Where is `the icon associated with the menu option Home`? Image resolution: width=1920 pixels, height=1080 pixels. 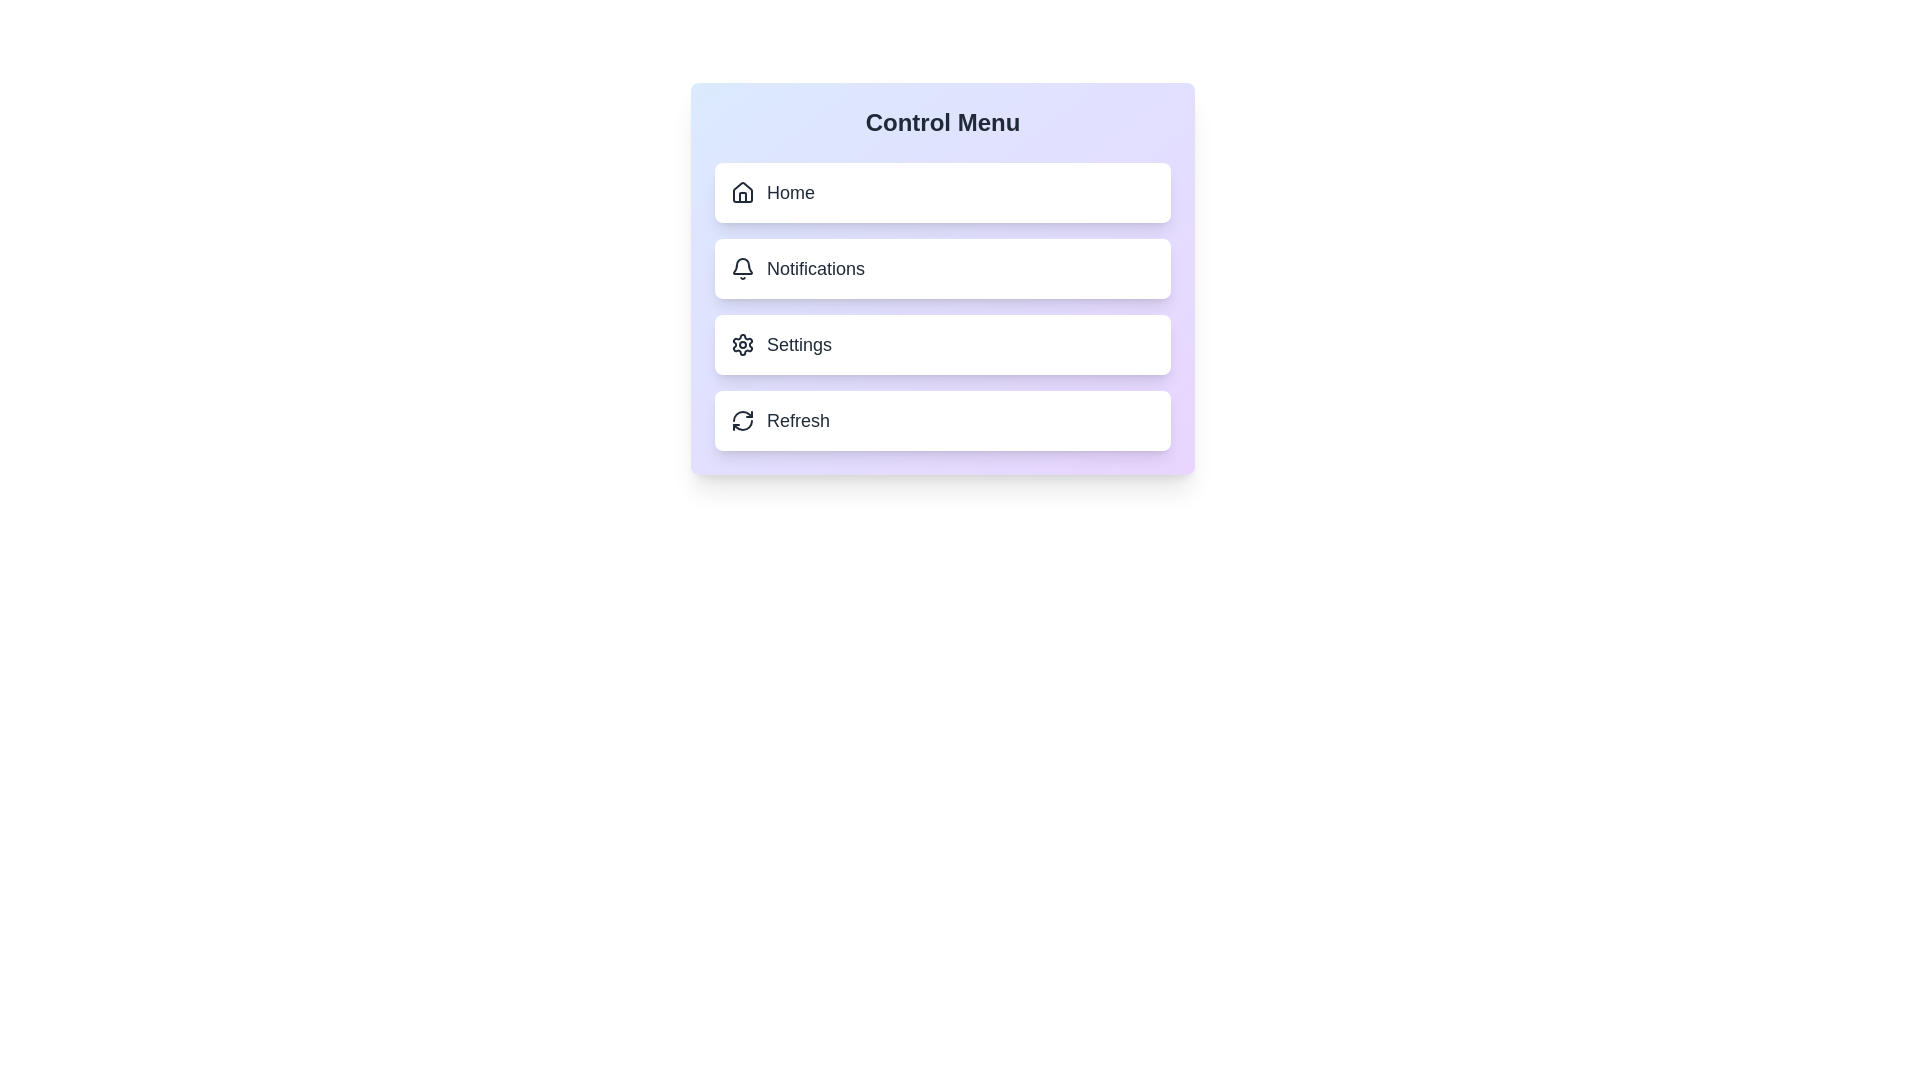 the icon associated with the menu option Home is located at coordinates (742, 192).